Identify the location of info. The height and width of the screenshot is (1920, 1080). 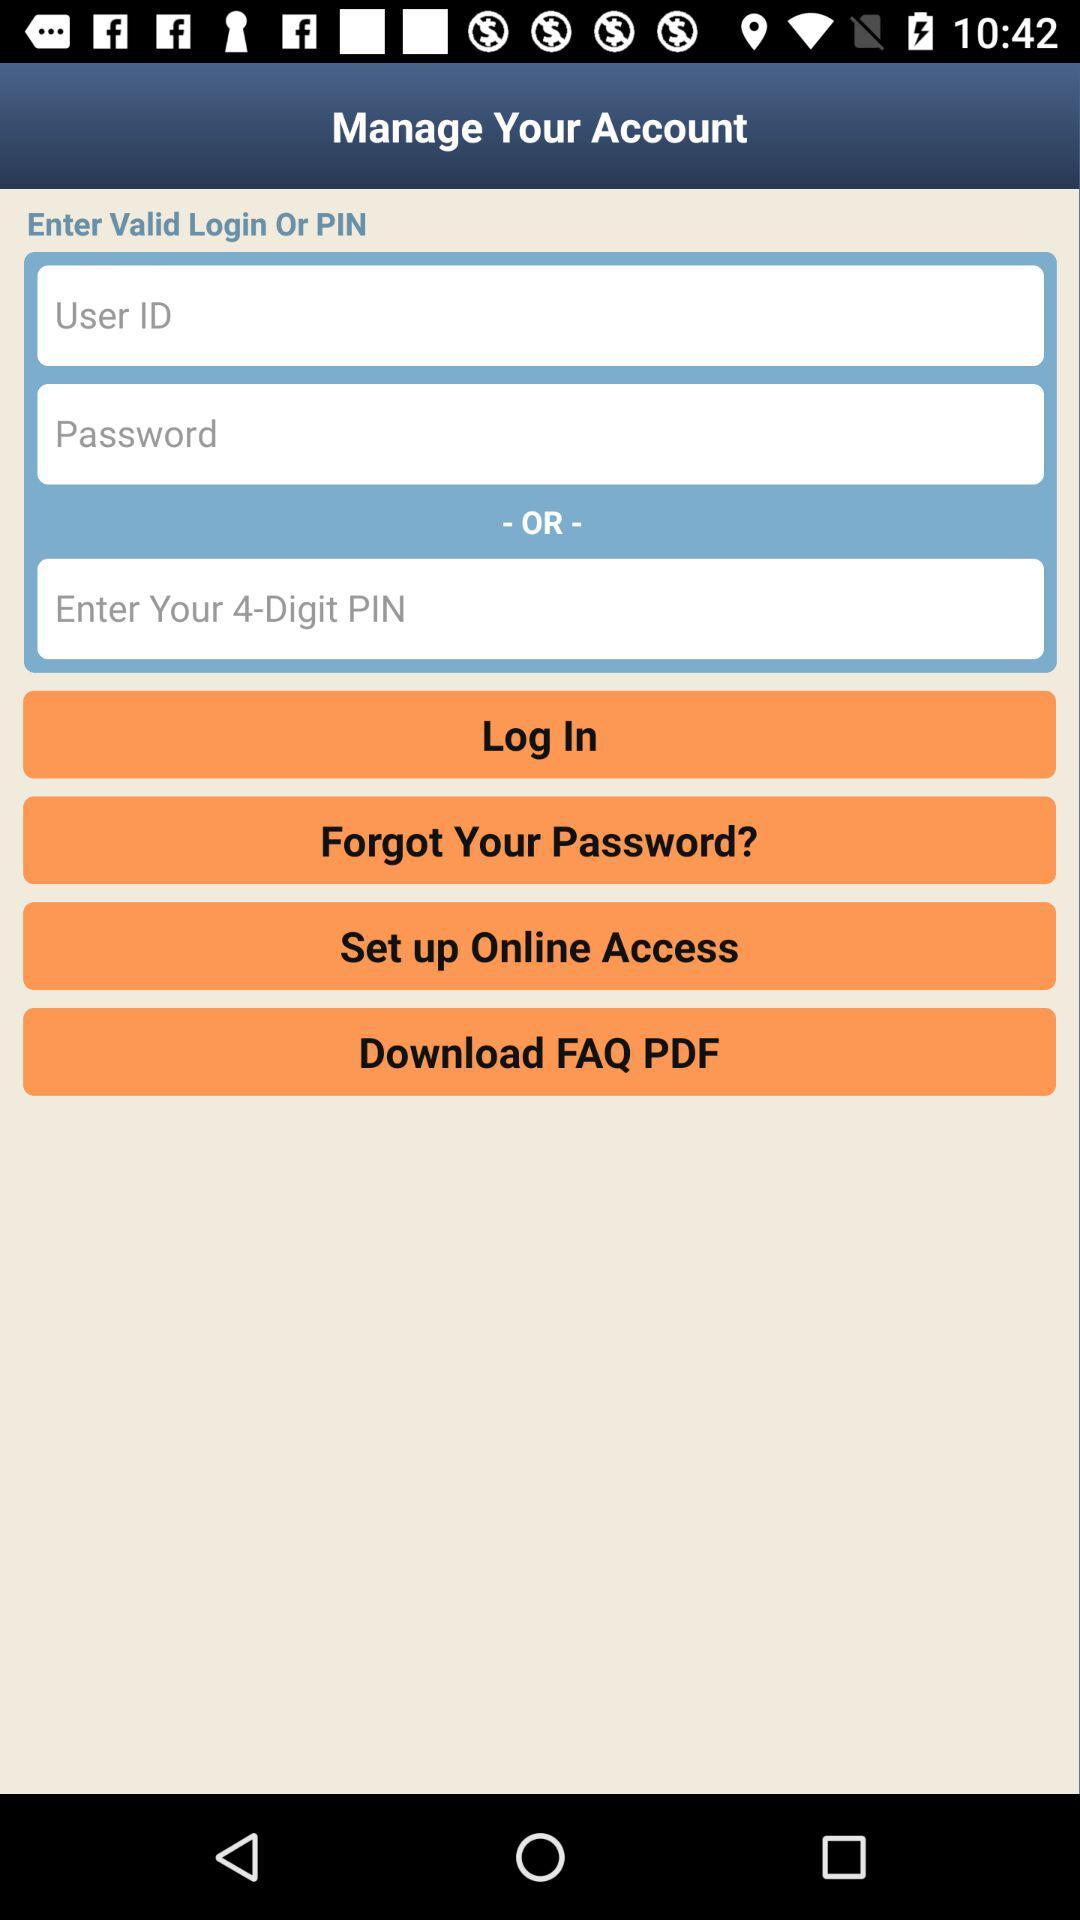
(540, 608).